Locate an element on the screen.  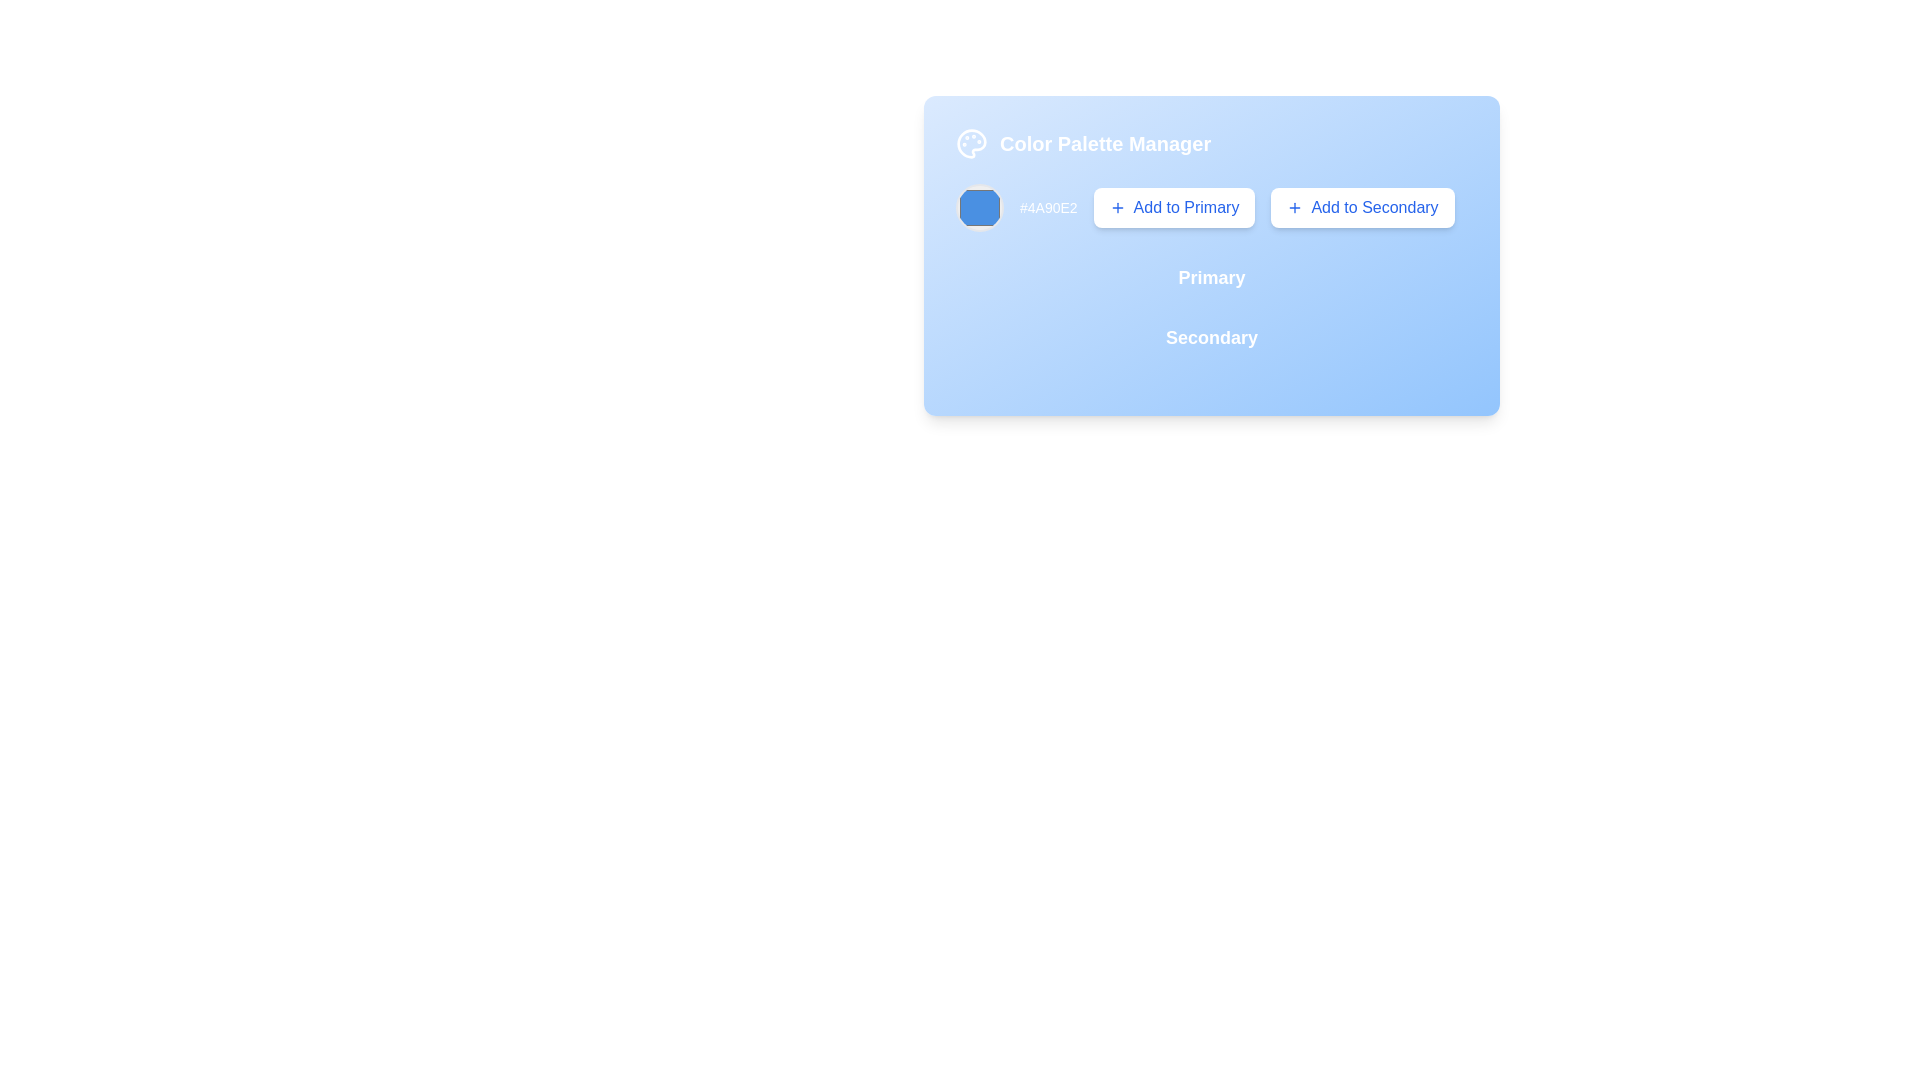
the plus icon located within the 'Add to Primary' button on the right side of the card-like interface is located at coordinates (1116, 208).